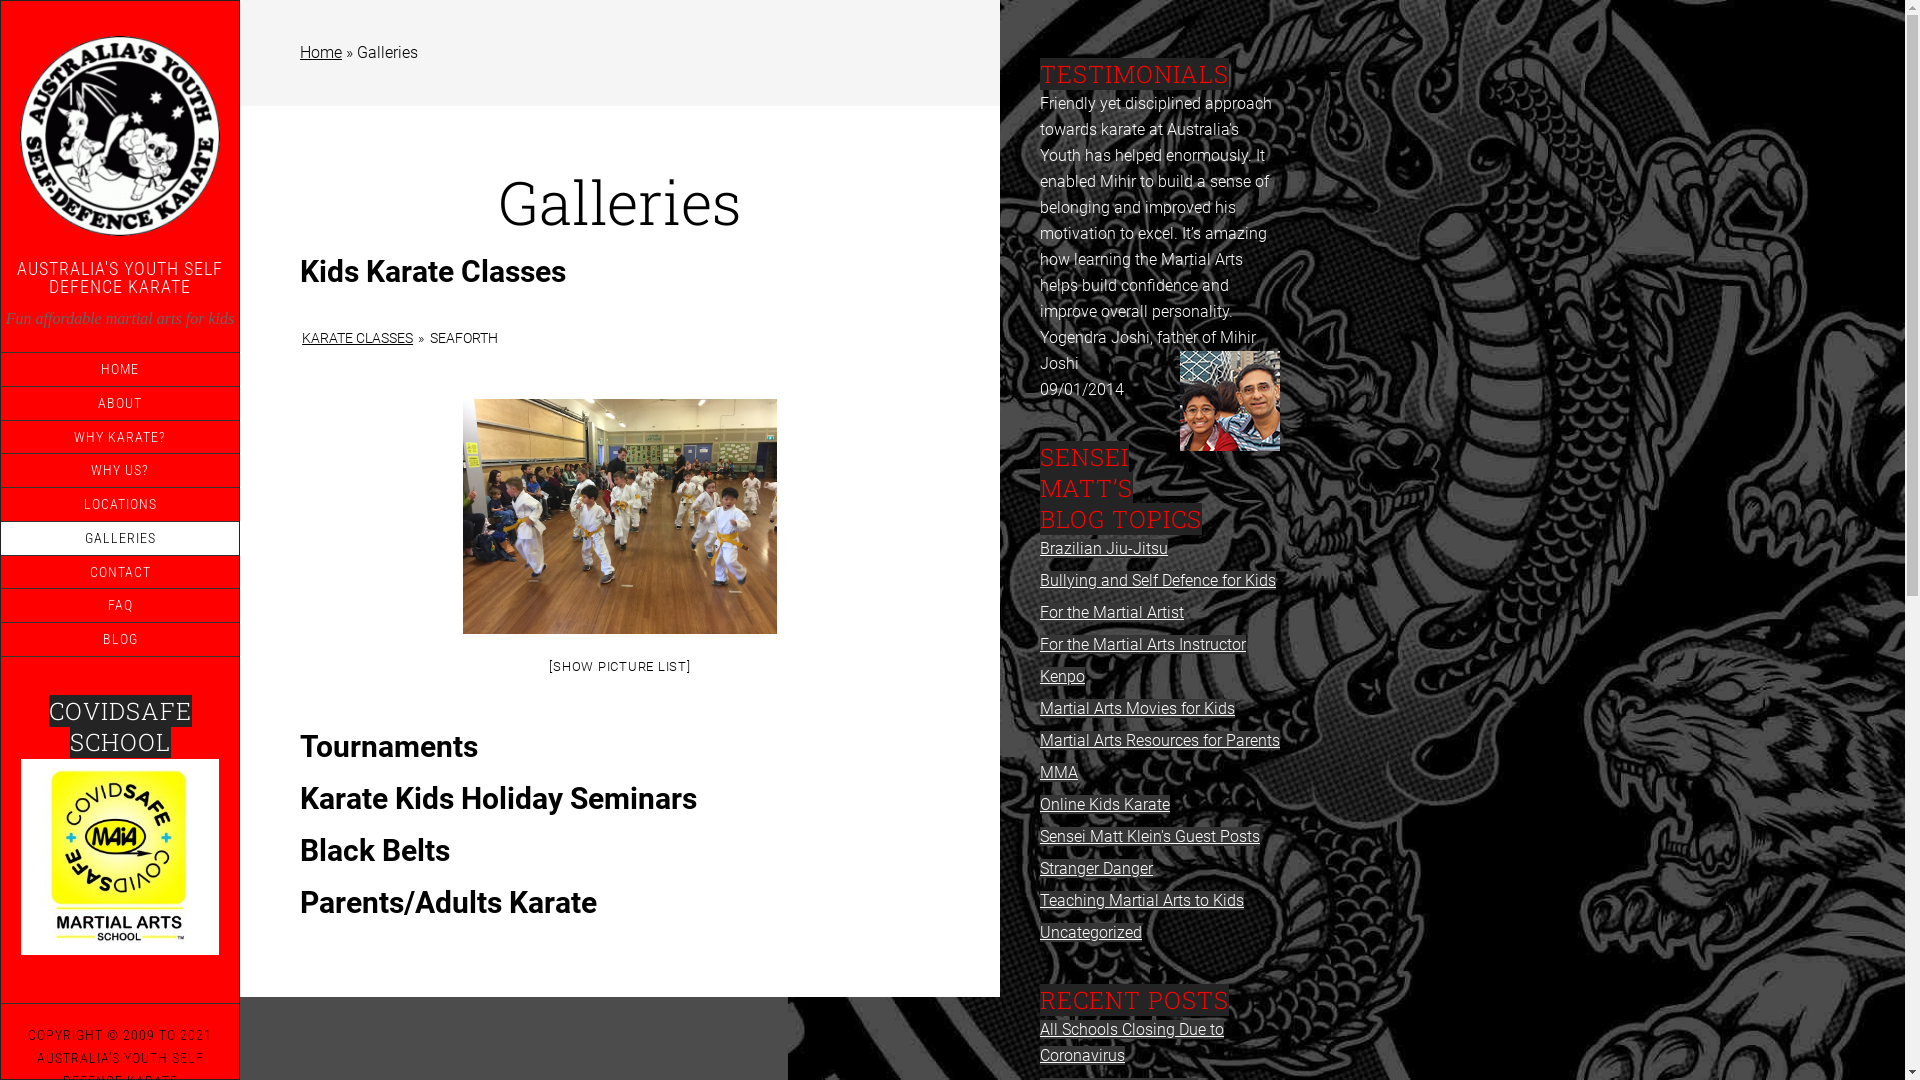  I want to click on 'For the Martial Artist', so click(1111, 611).